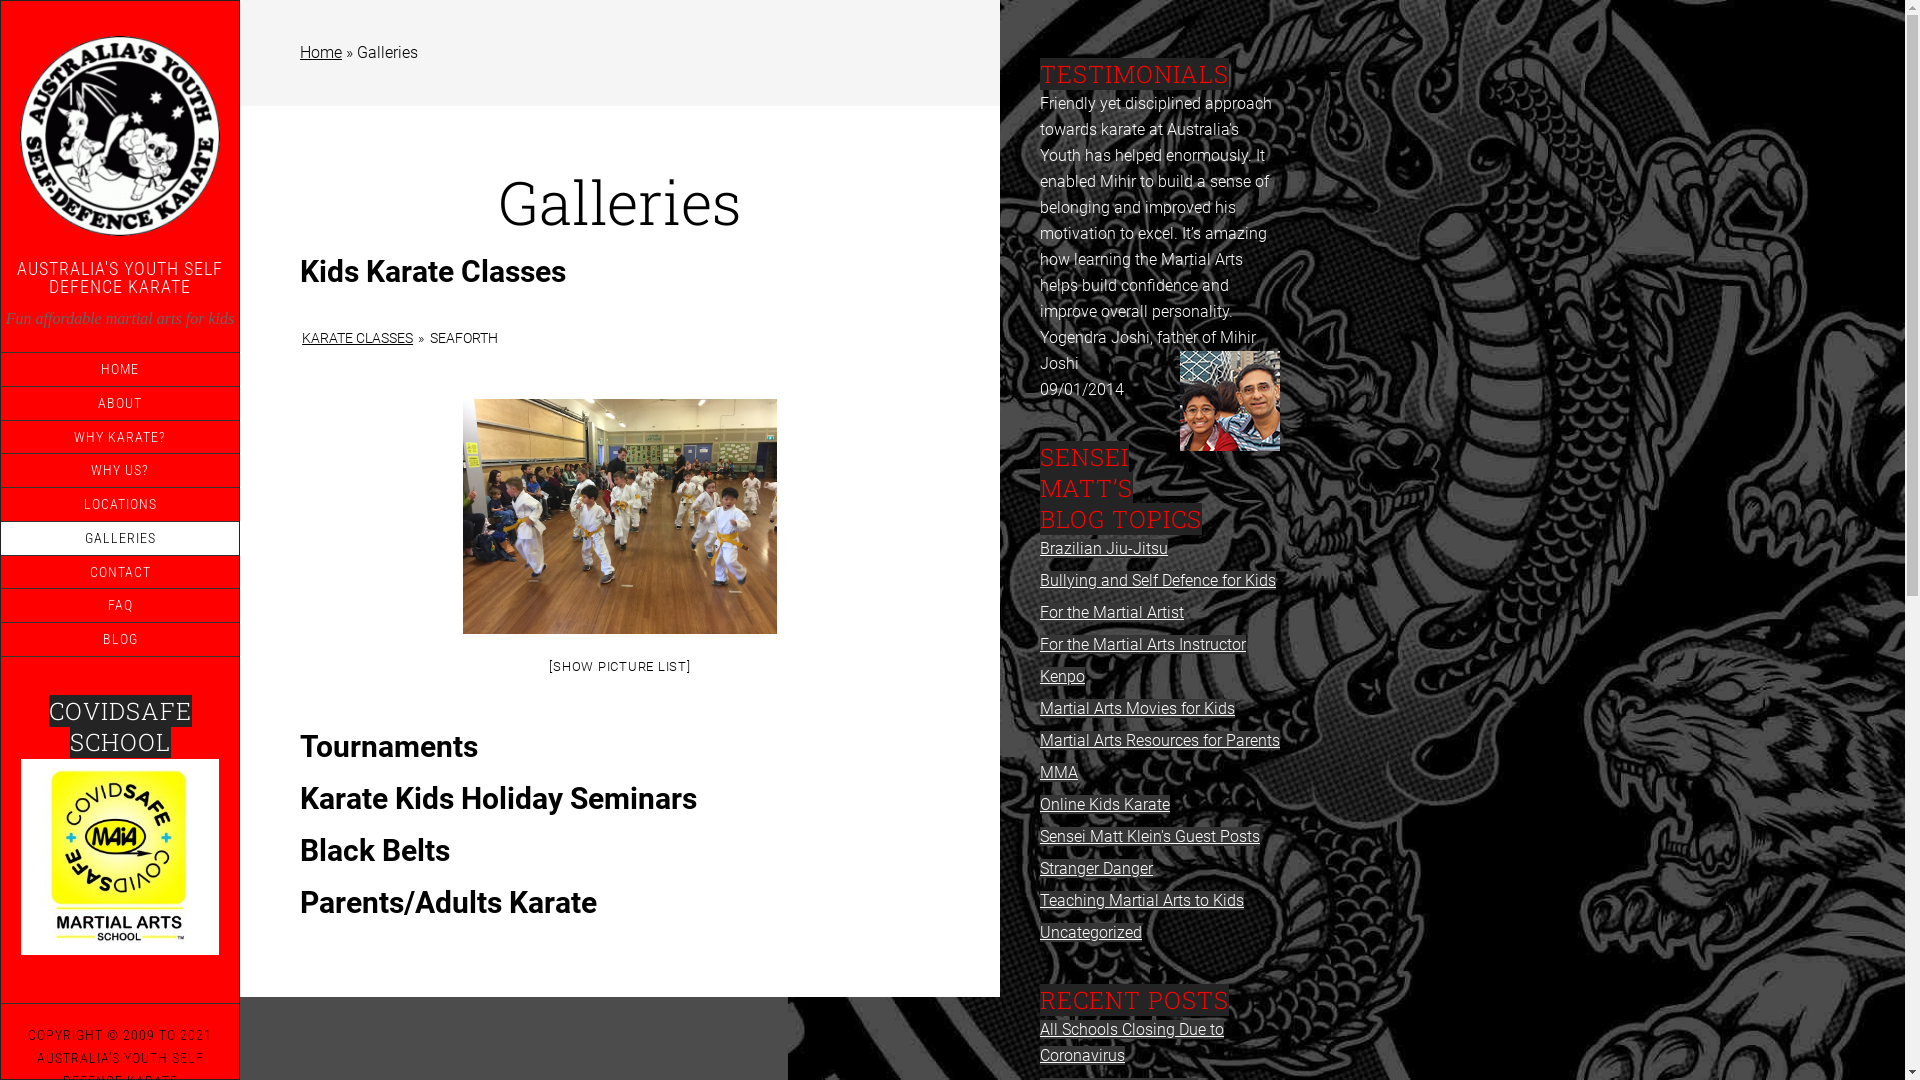  I want to click on 'For the Martial Artist', so click(1111, 611).